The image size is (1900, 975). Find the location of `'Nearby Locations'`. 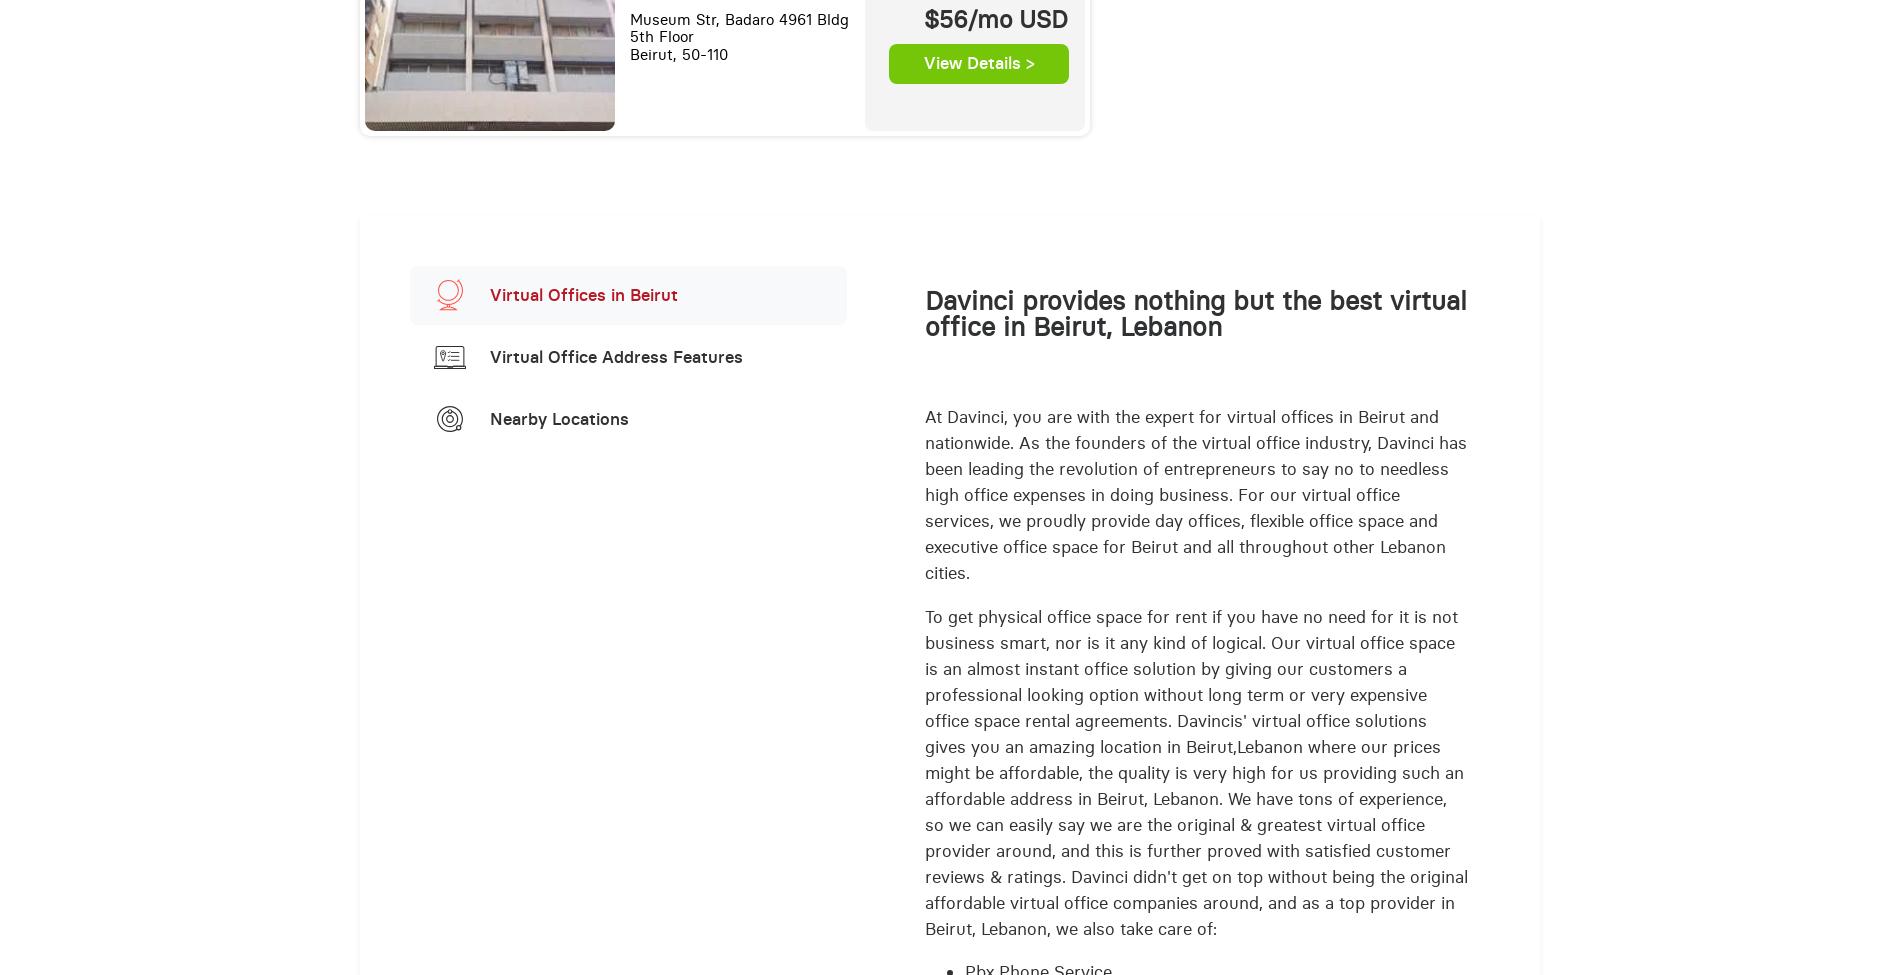

'Nearby Locations' is located at coordinates (558, 417).